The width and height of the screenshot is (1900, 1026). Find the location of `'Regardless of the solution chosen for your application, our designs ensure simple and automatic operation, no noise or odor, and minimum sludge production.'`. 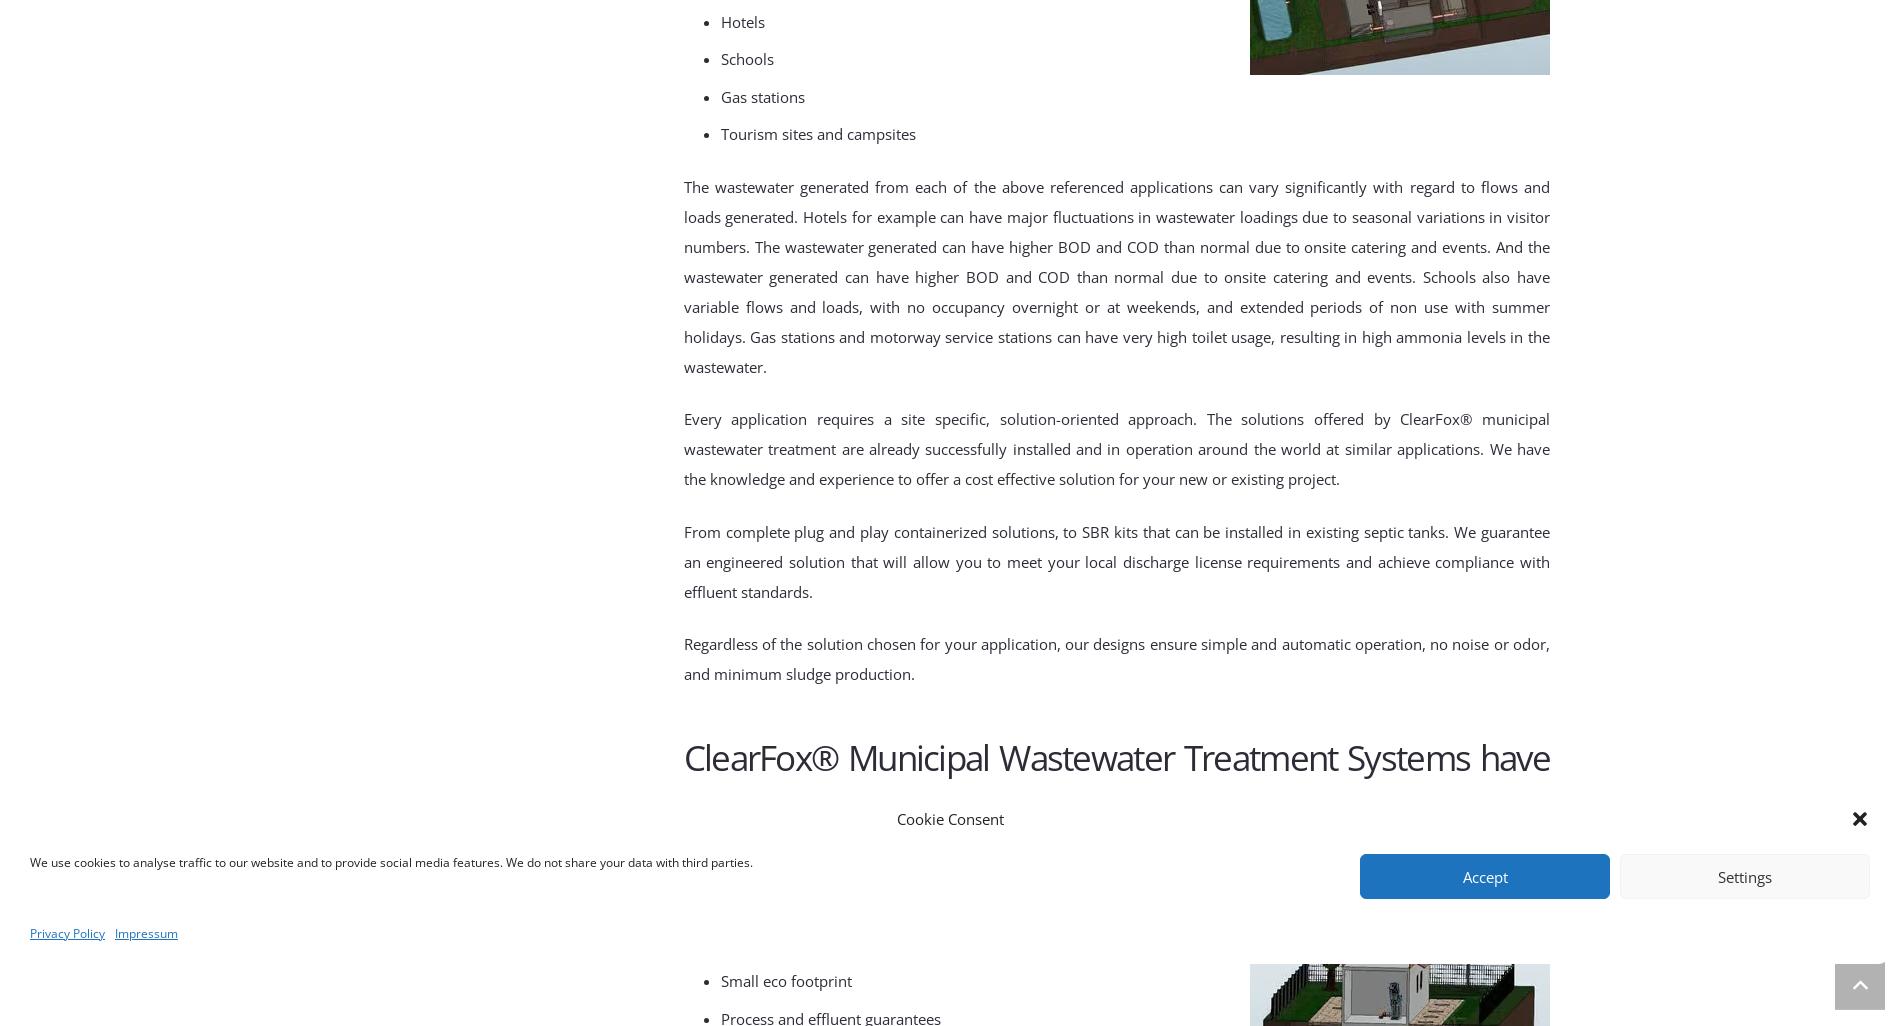

'Regardless of the solution chosen for your application, our designs ensure simple and automatic operation, no noise or odor, and minimum sludge production.' is located at coordinates (1116, 658).